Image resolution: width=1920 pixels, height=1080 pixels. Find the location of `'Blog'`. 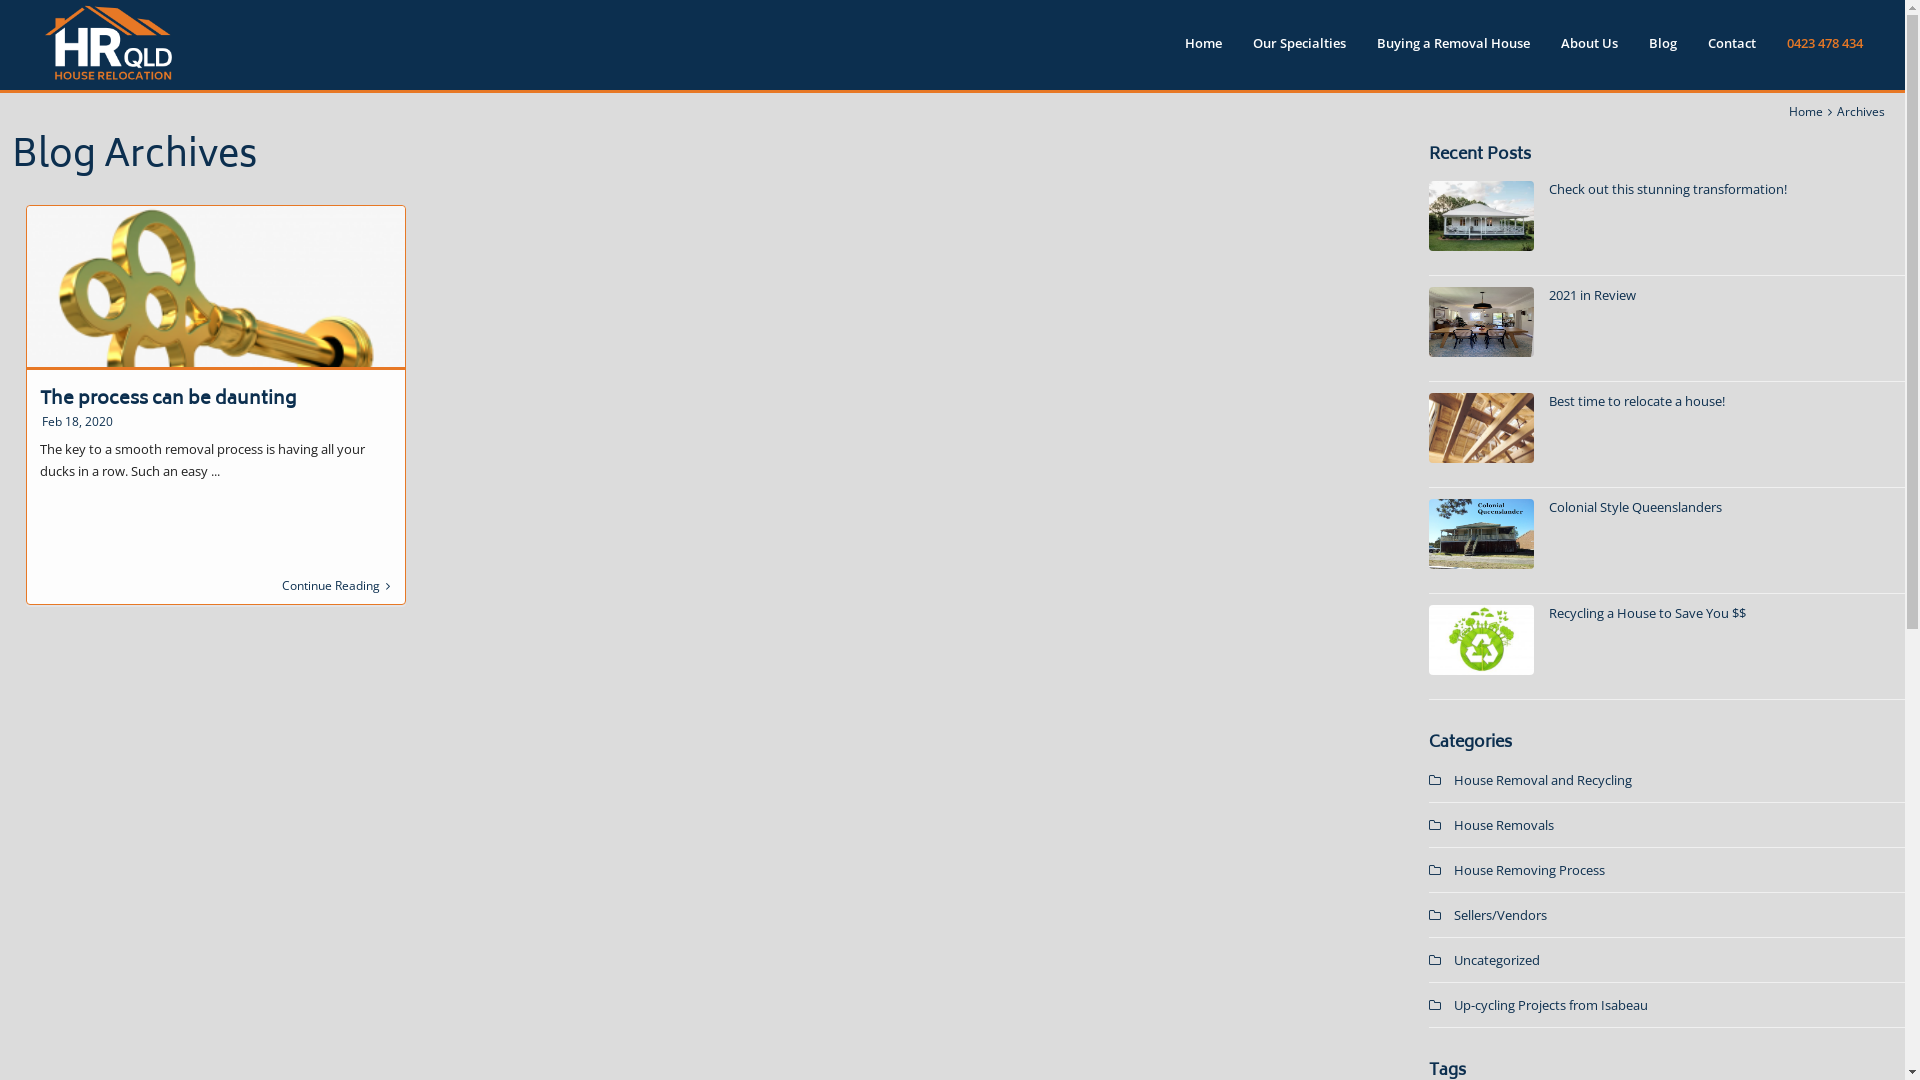

'Blog' is located at coordinates (1662, 49).